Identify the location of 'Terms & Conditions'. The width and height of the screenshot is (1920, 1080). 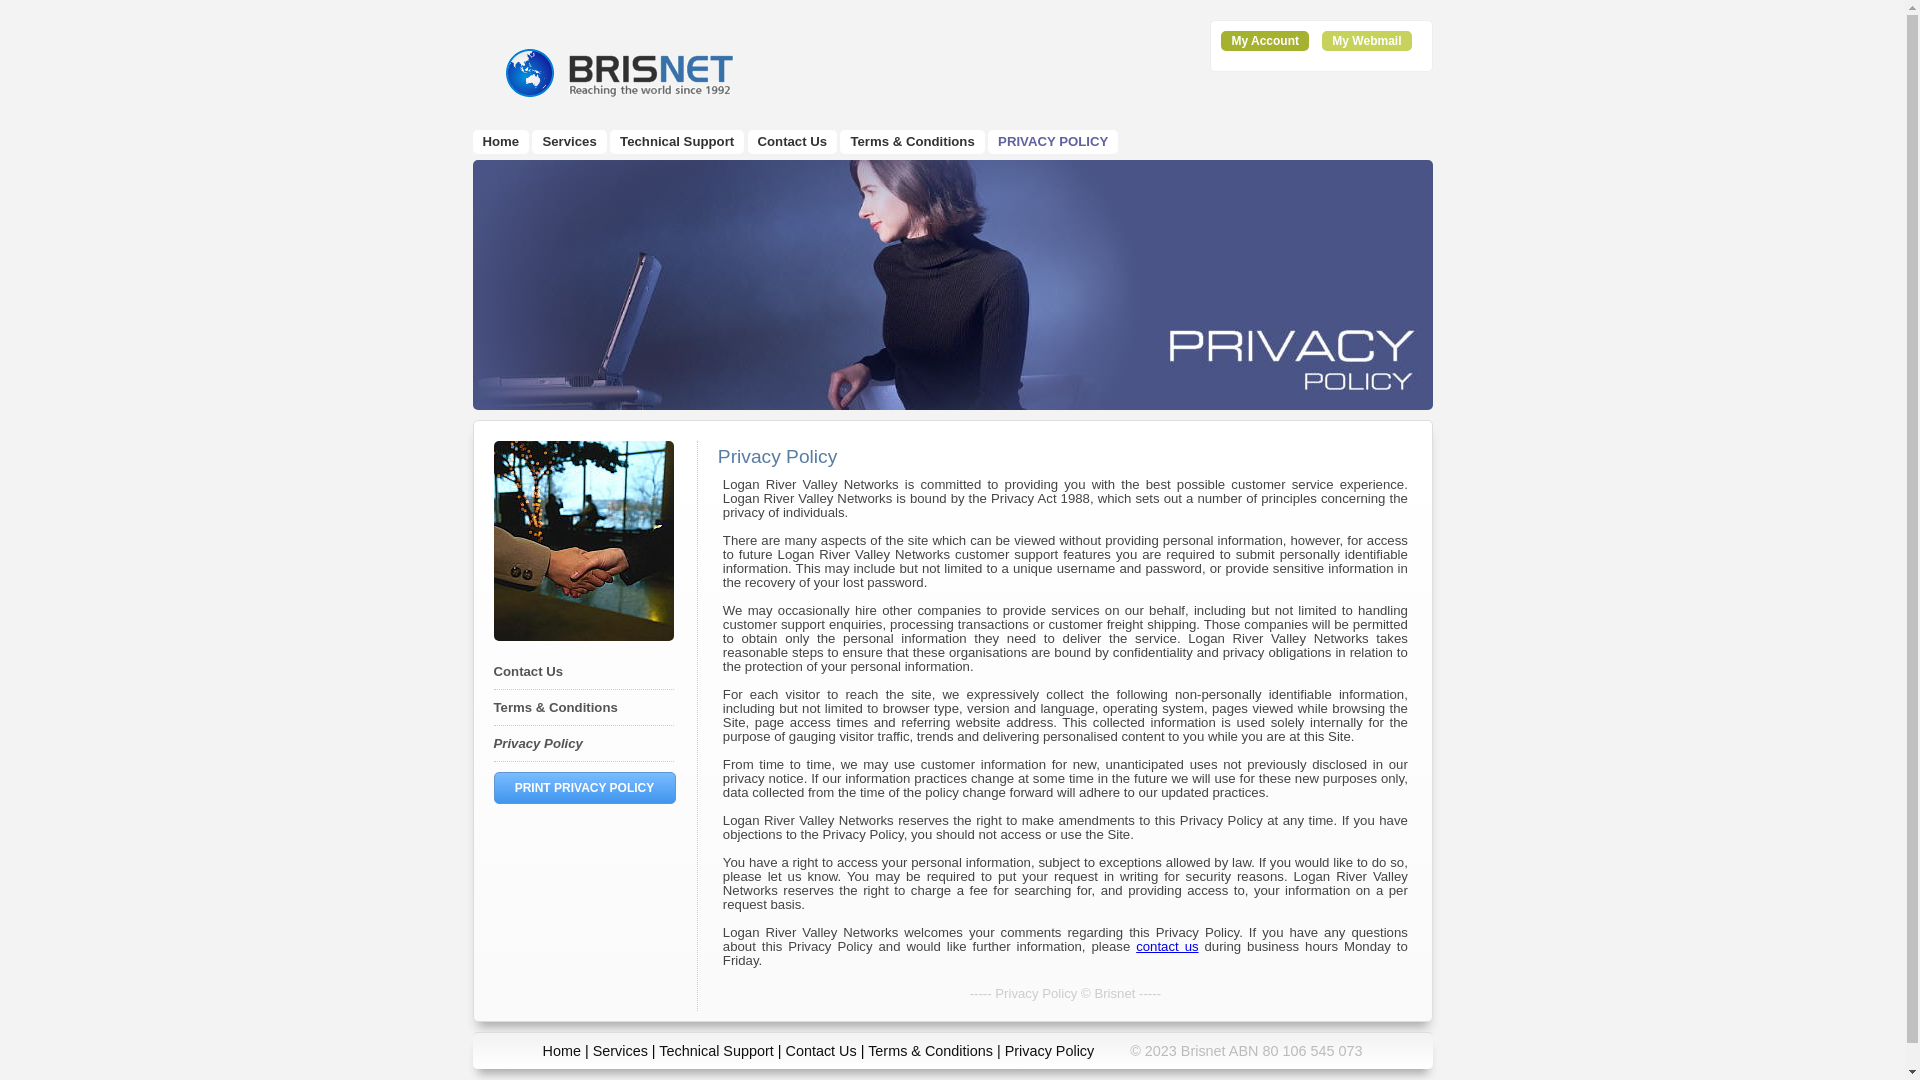
(556, 706).